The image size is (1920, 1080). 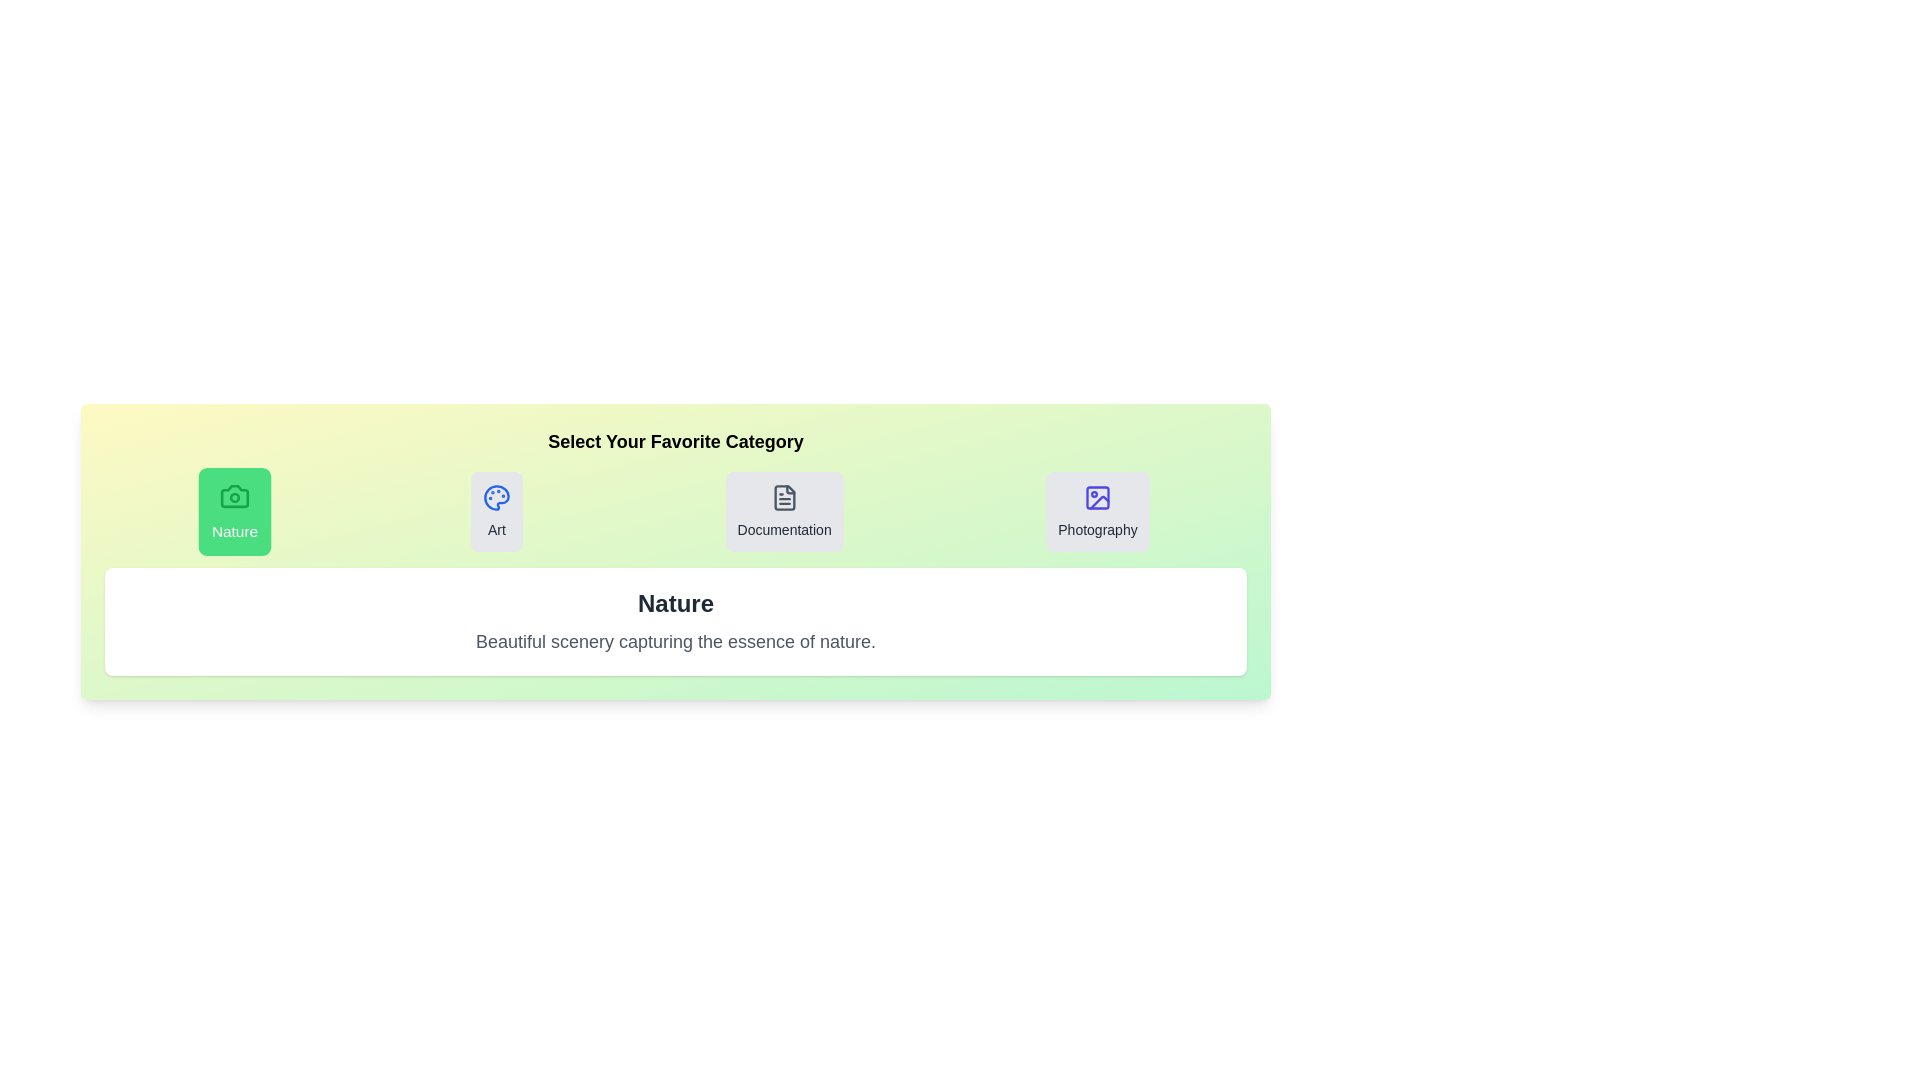 What do you see at coordinates (235, 511) in the screenshot?
I see `the tab for Nature to observe the hover effect` at bounding box center [235, 511].